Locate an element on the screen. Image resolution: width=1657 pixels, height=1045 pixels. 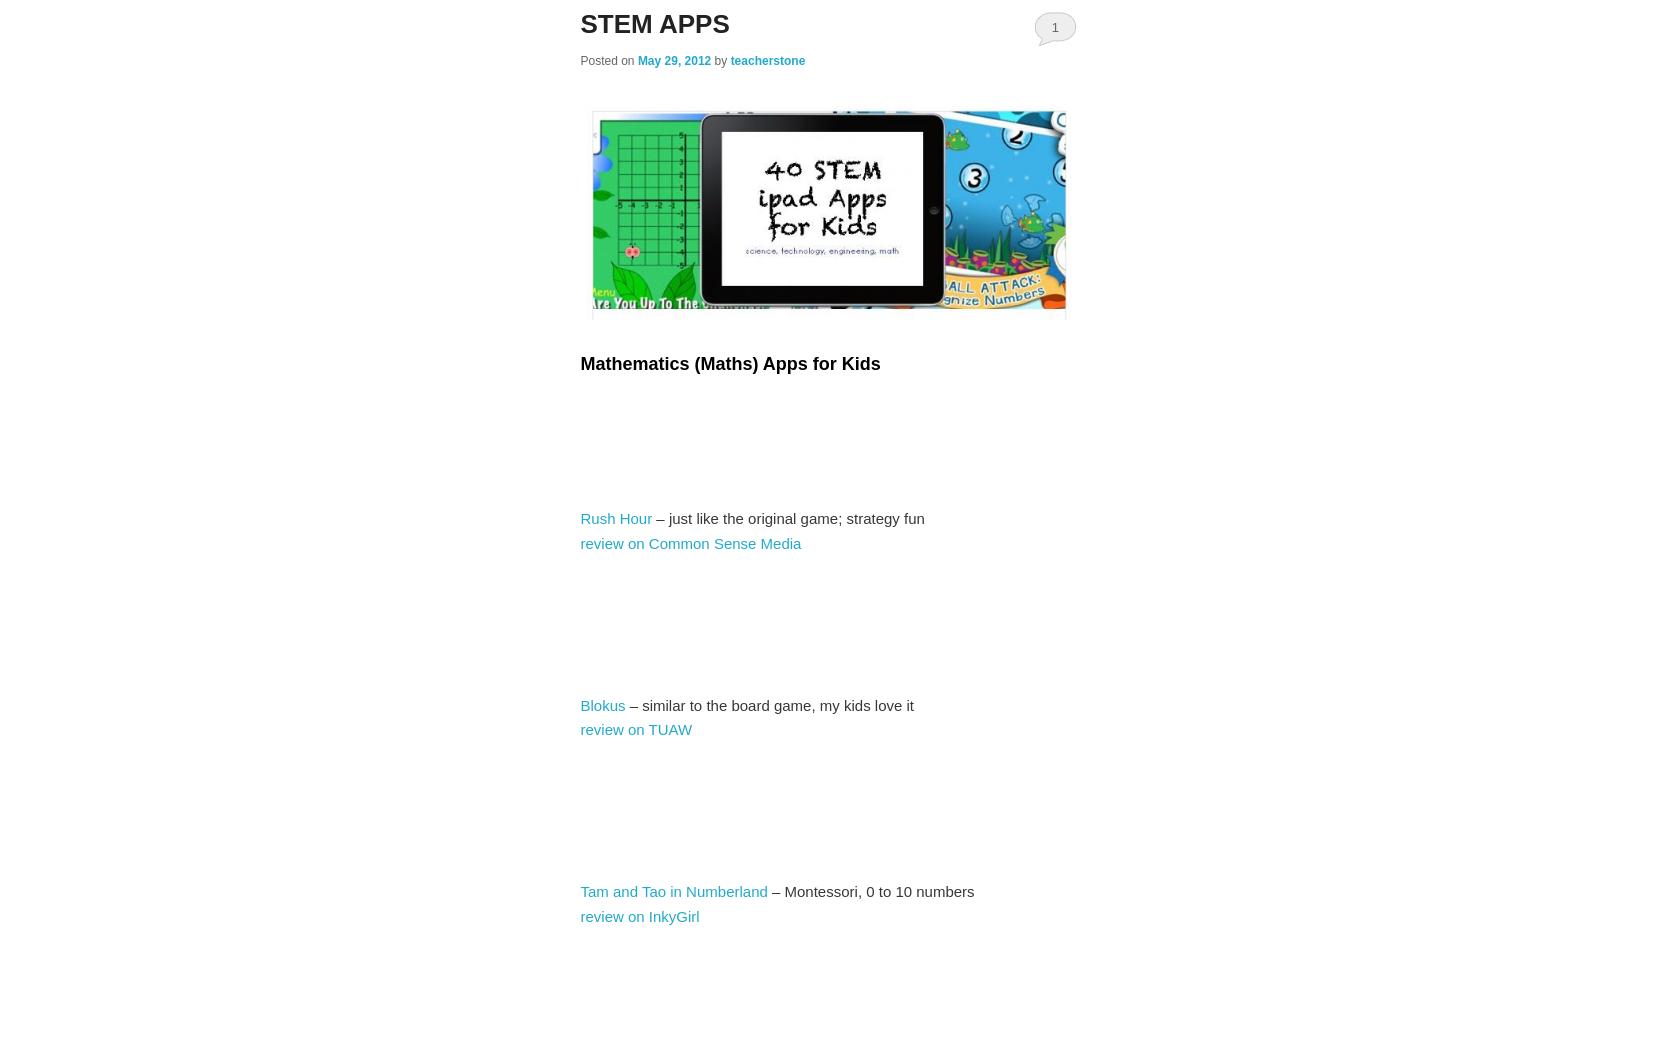
'teacherstone' is located at coordinates (729, 61).